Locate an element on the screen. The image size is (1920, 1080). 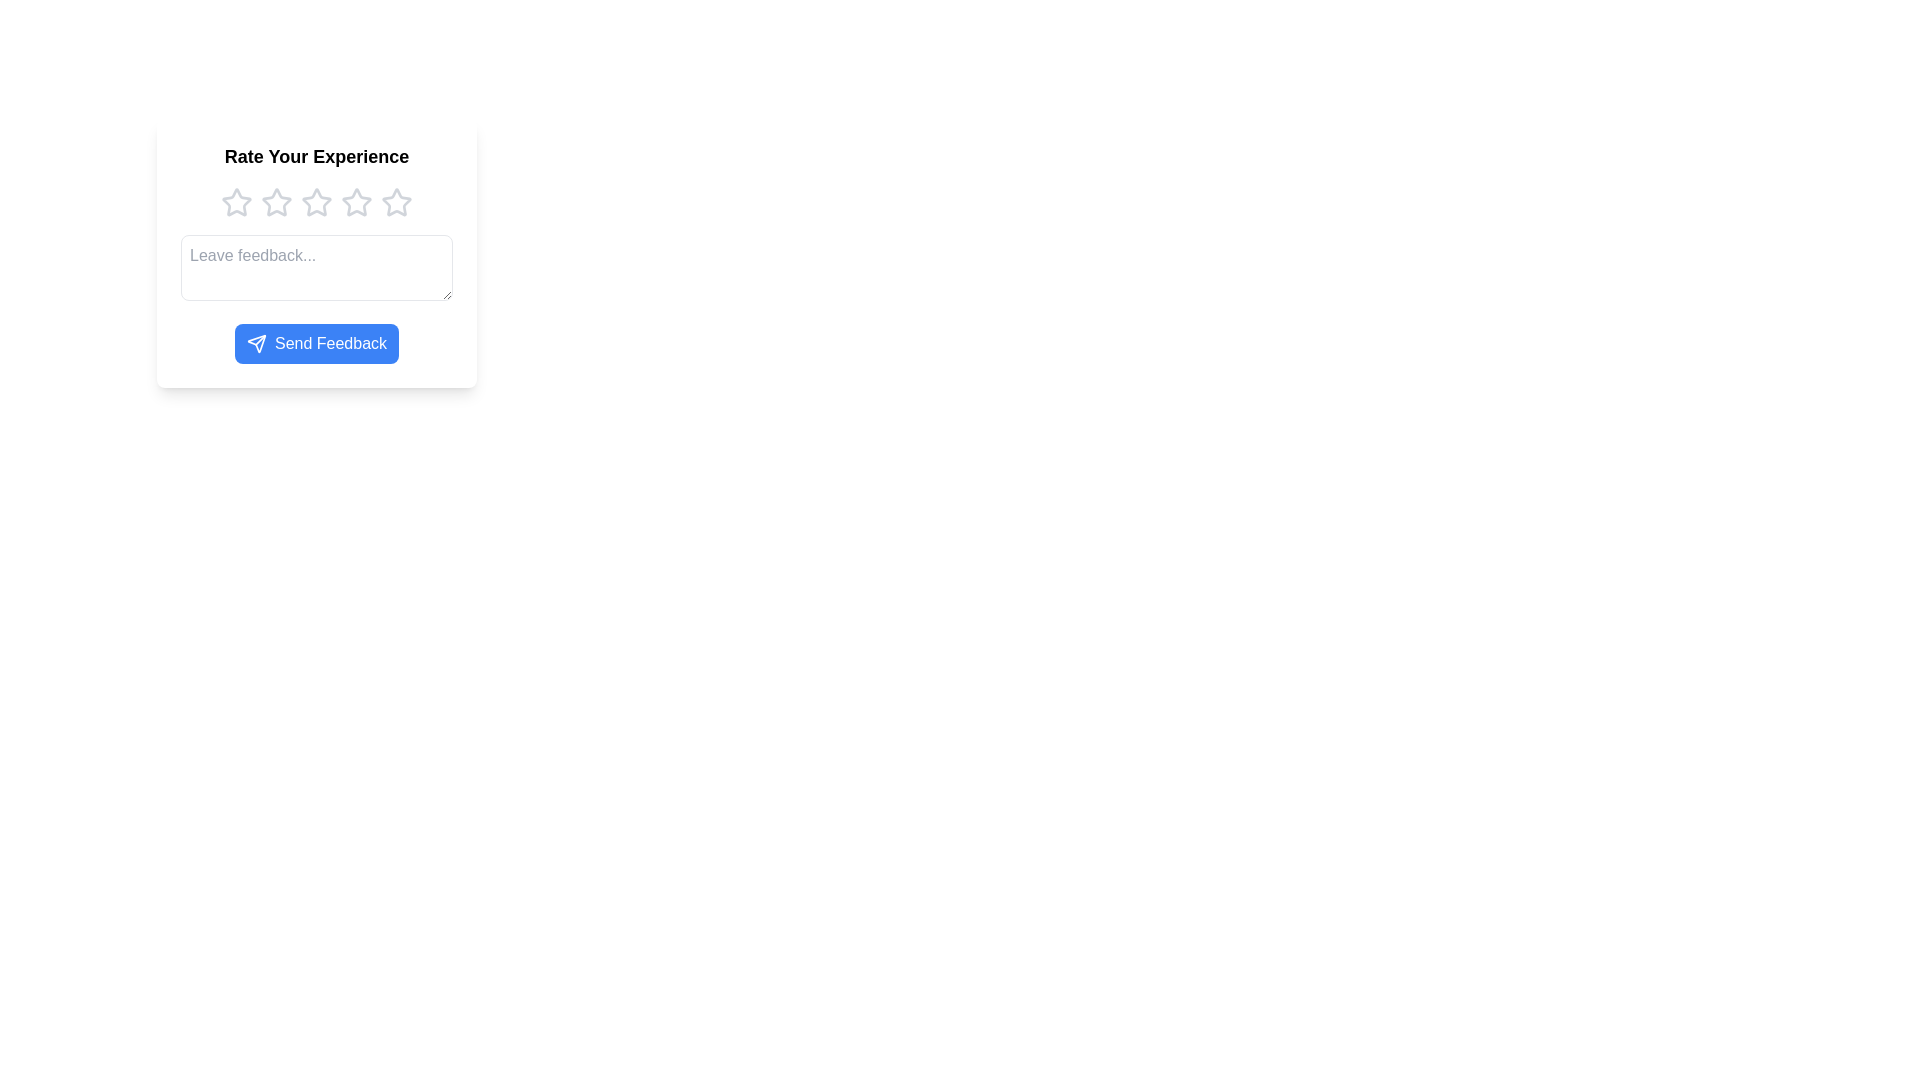
the 'Send Feedback' button with a light blue background and a paper plane icon to change its background color is located at coordinates (315, 342).